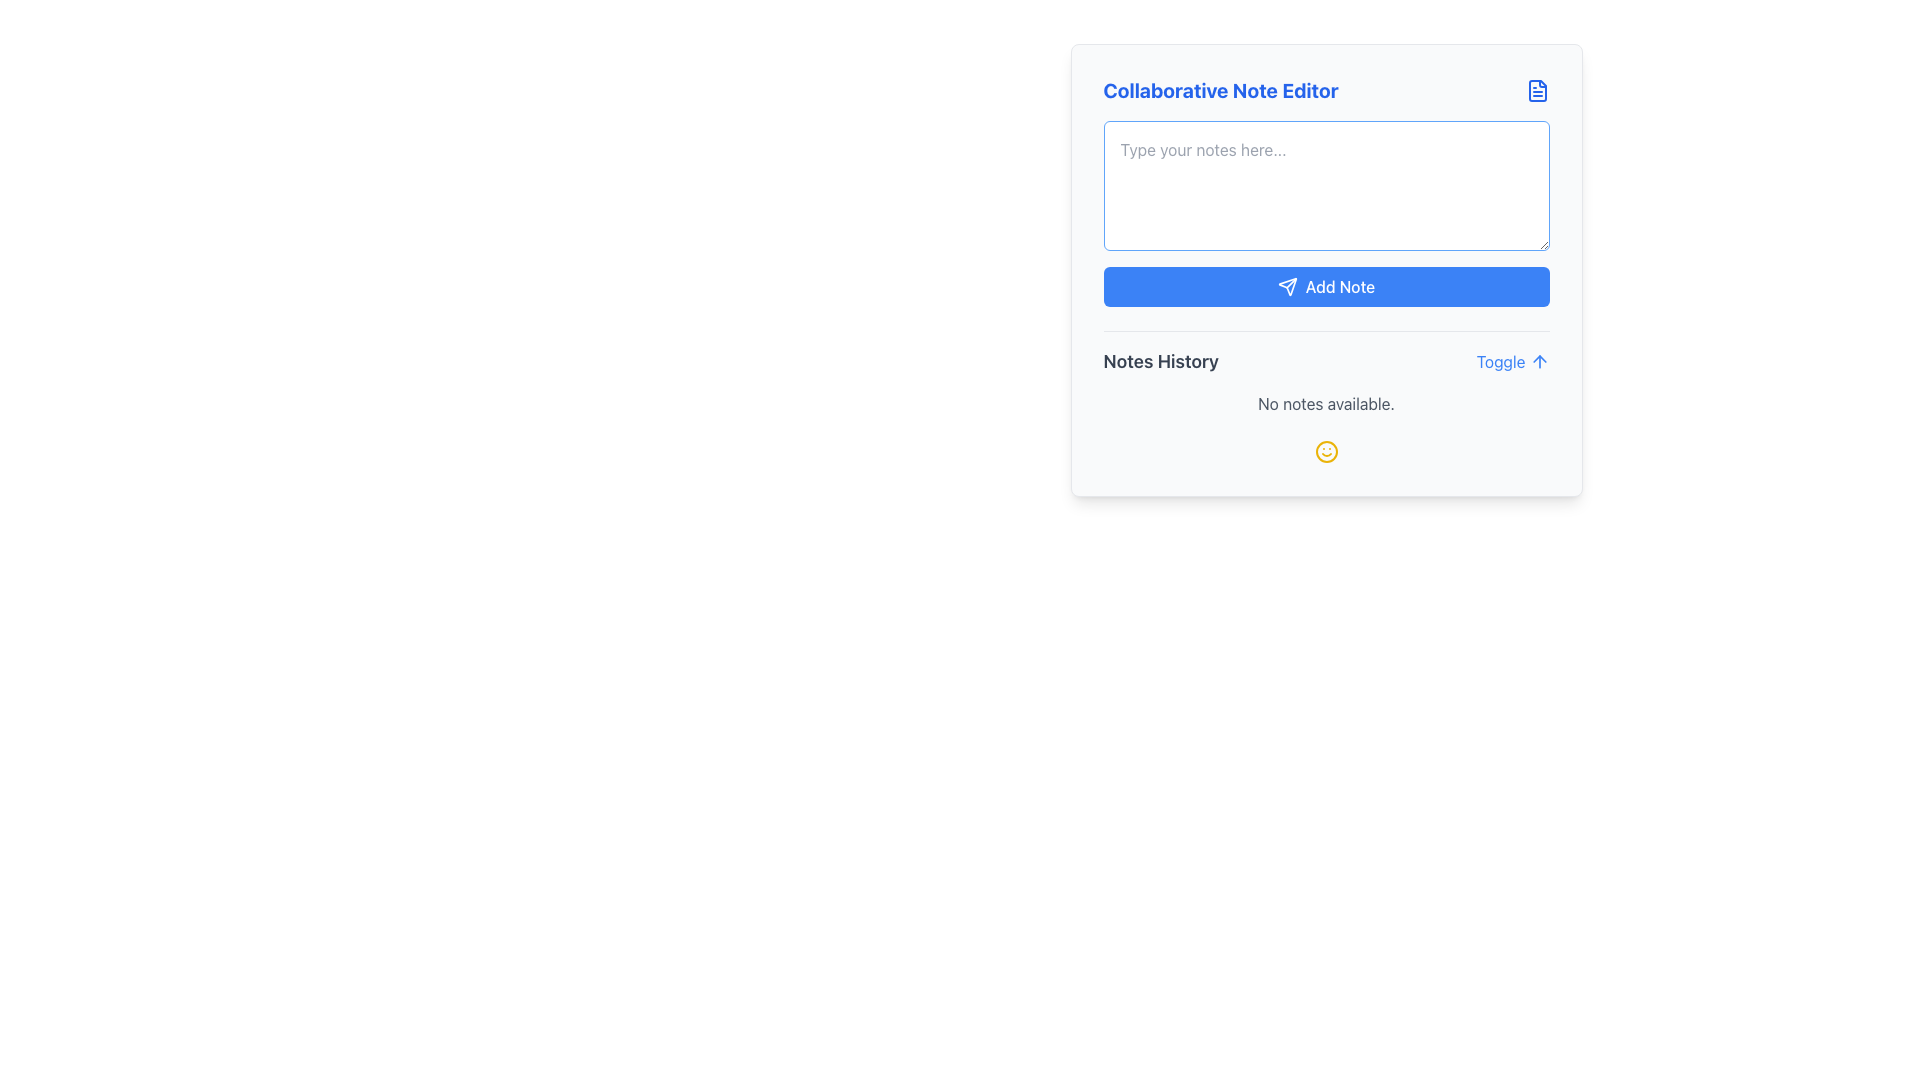 Image resolution: width=1920 pixels, height=1080 pixels. Describe the element at coordinates (1287, 286) in the screenshot. I see `the stylized paper airplane icon located within the 'Add Note' button, which is rendered in white and positioned towards the left side of the button` at that location.